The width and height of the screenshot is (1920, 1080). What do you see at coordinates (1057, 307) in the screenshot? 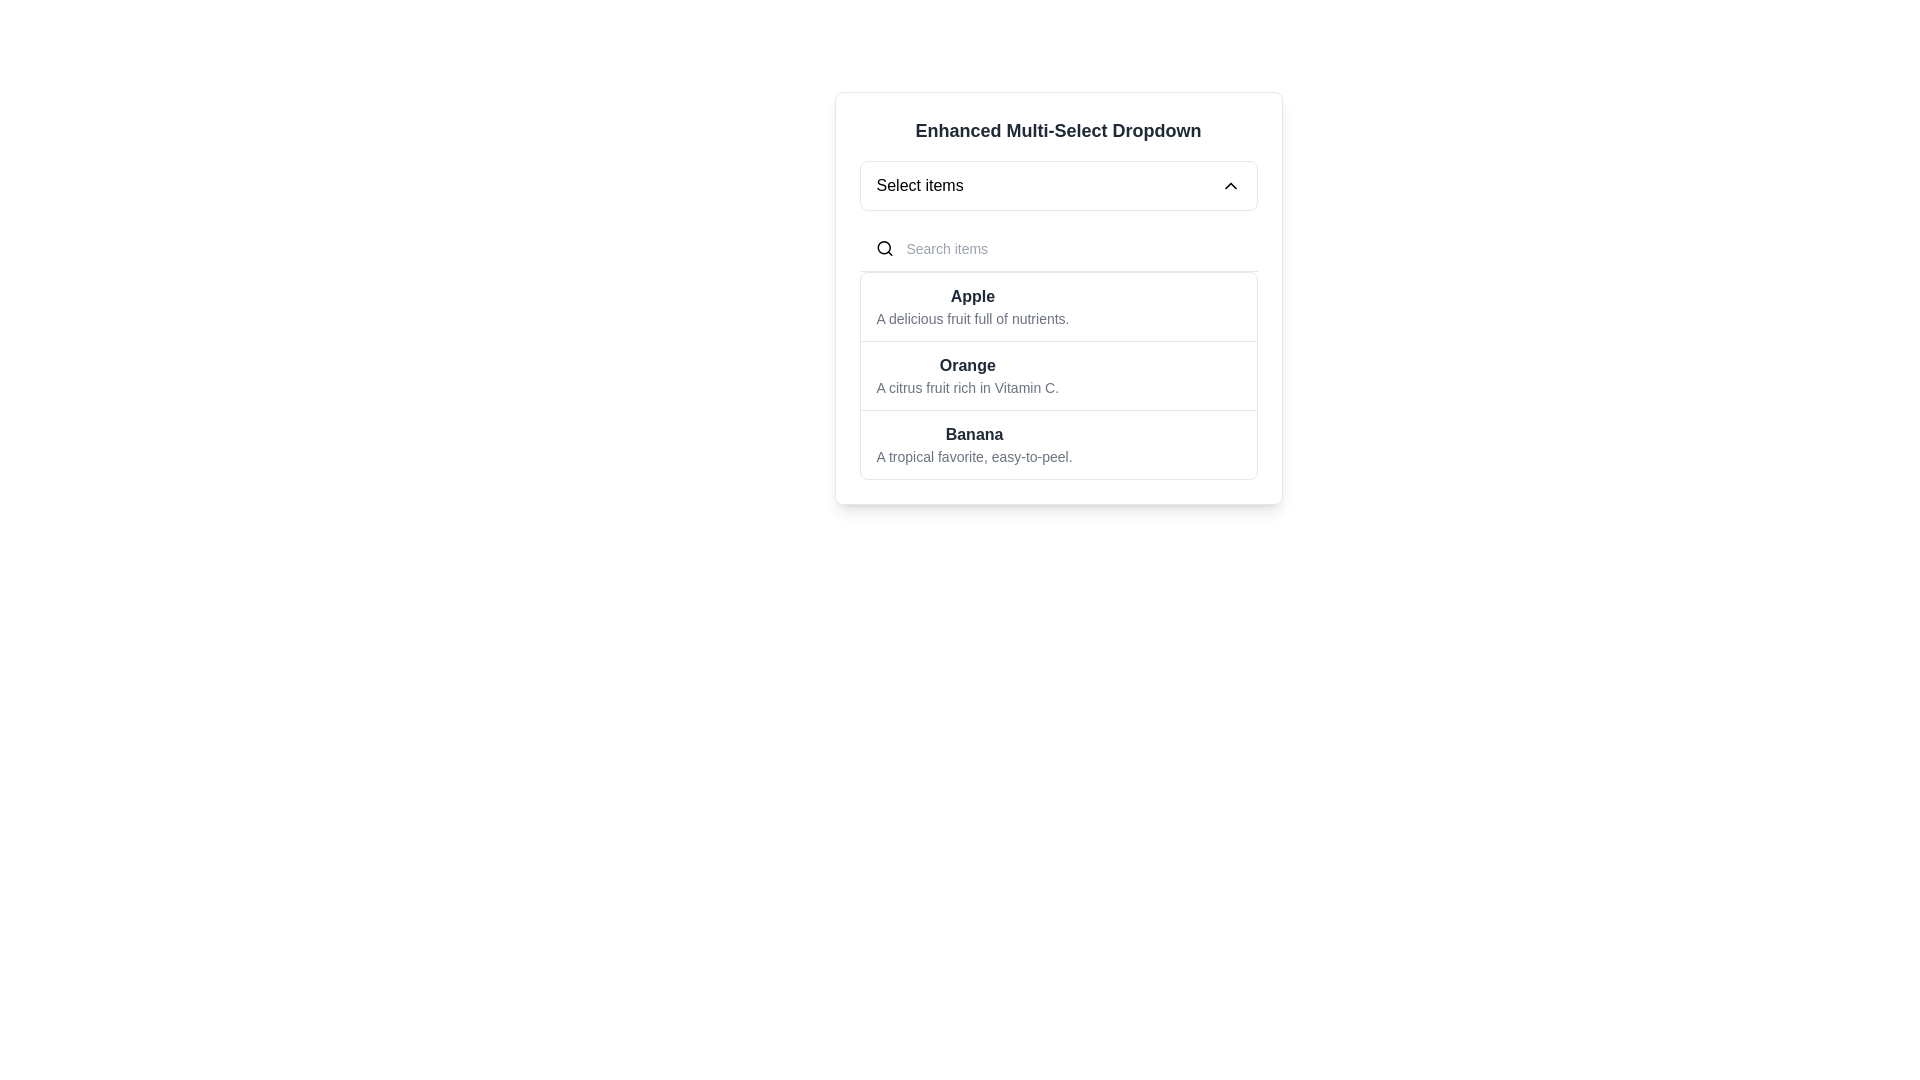
I see `the first list item titled 'Apple' in the dropdown interface` at bounding box center [1057, 307].